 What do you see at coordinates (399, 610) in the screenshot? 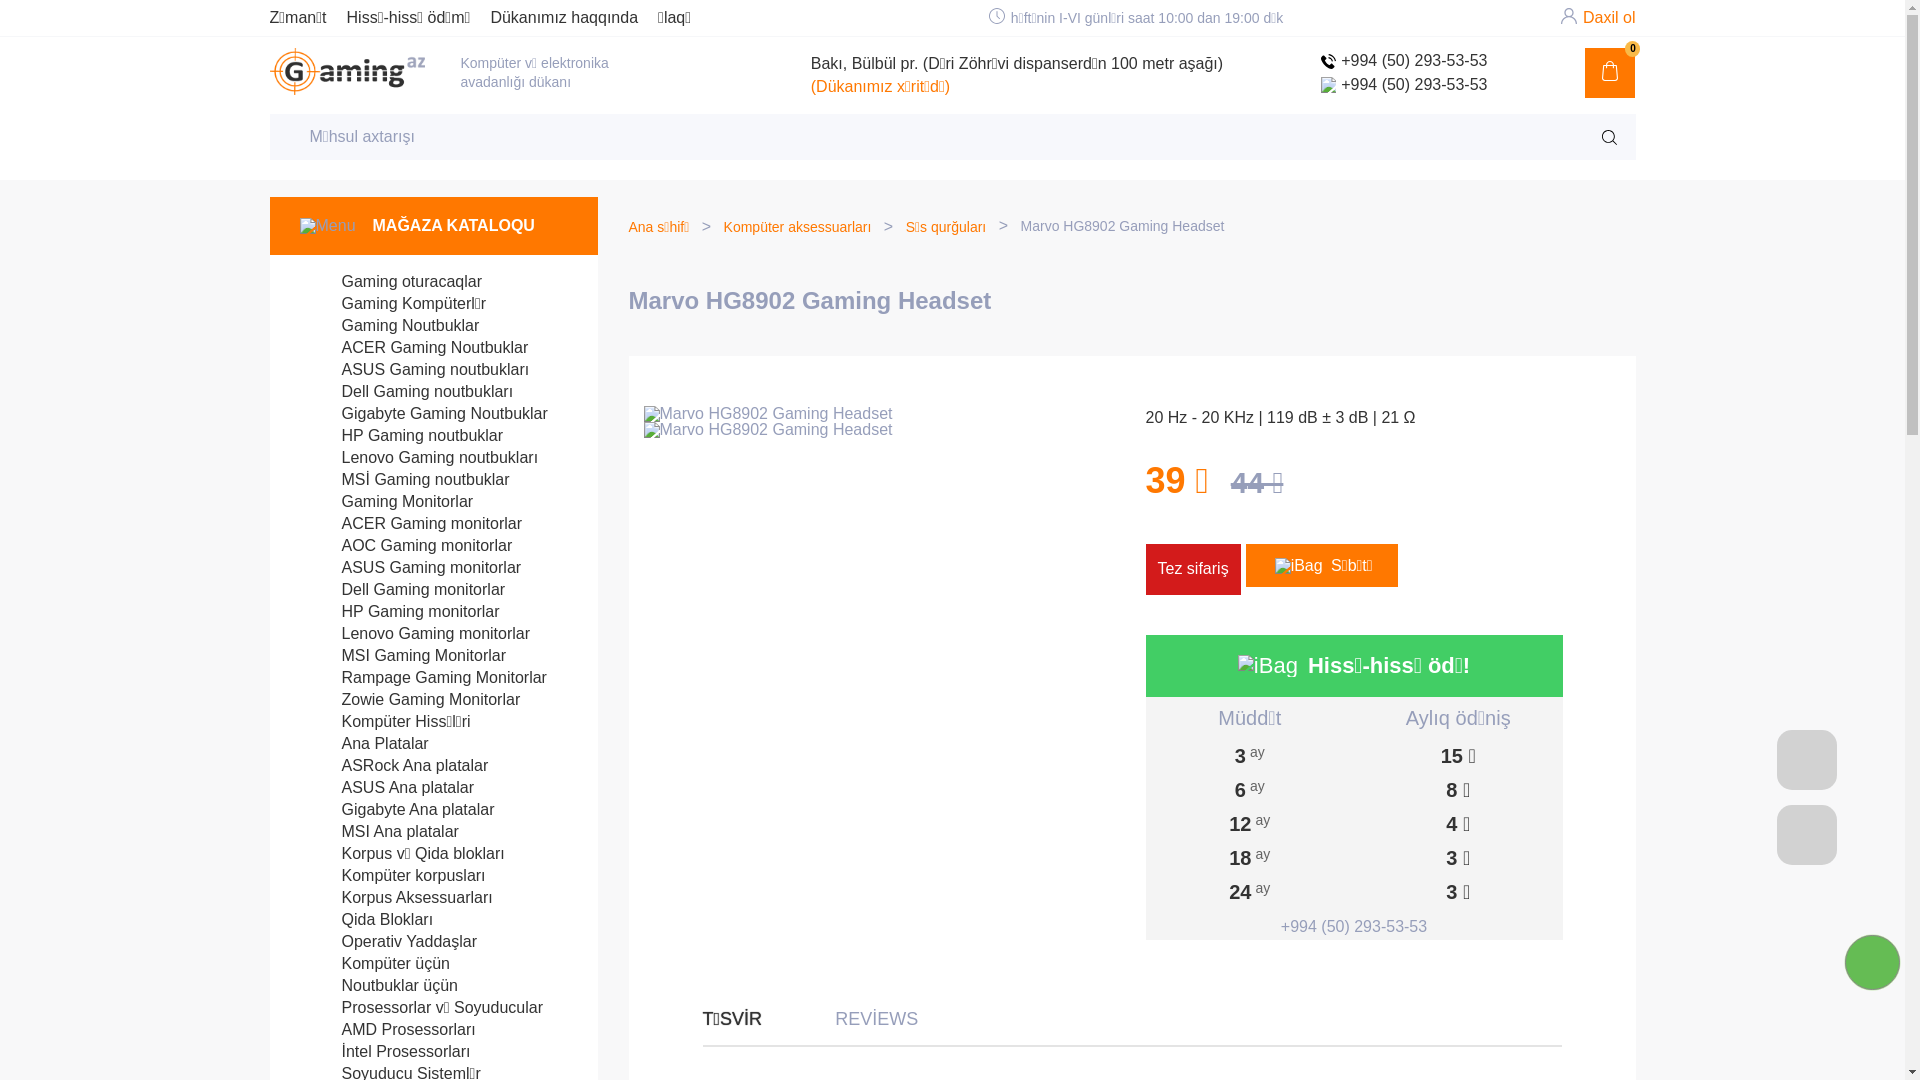
I see `'HP Gaming monitorlar'` at bounding box center [399, 610].